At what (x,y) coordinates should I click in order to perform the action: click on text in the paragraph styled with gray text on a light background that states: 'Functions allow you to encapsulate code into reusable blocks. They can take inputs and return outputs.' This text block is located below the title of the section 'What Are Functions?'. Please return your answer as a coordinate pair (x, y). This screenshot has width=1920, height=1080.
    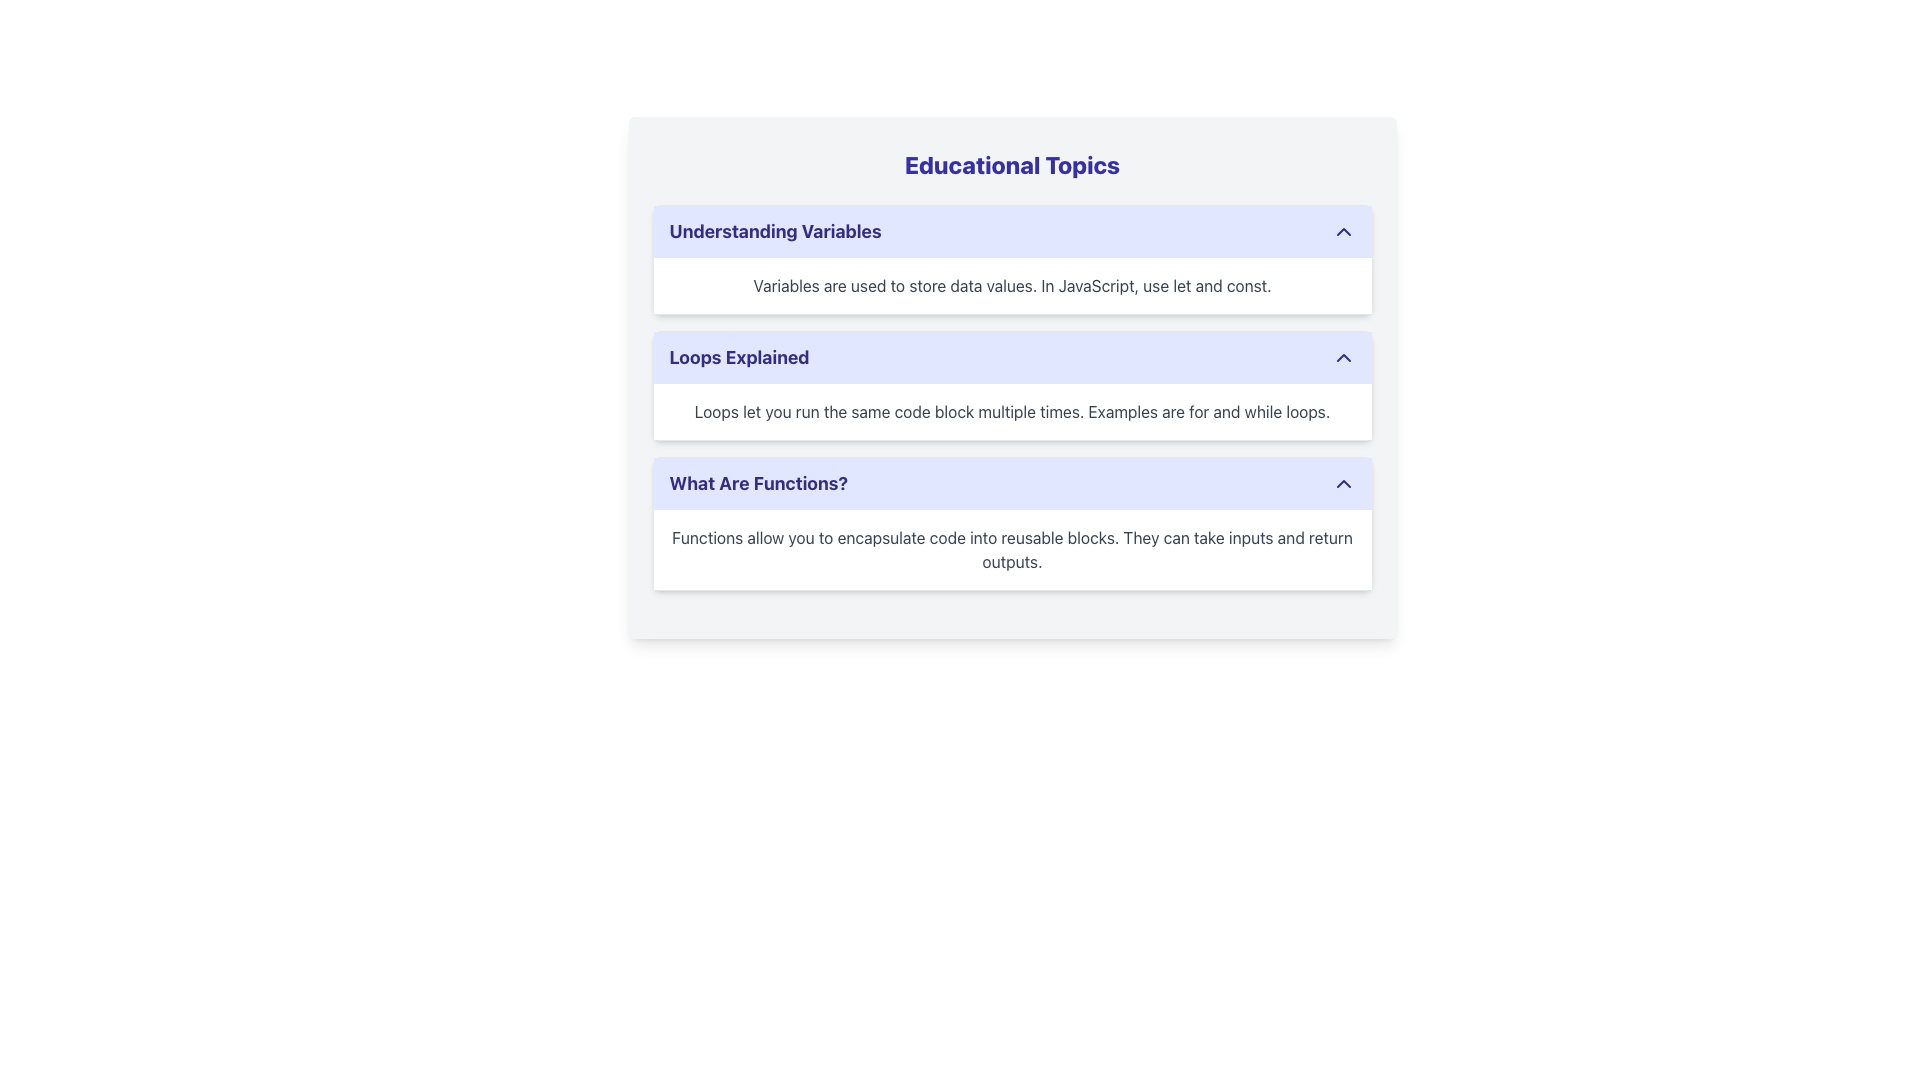
    Looking at the image, I should click on (1012, 550).